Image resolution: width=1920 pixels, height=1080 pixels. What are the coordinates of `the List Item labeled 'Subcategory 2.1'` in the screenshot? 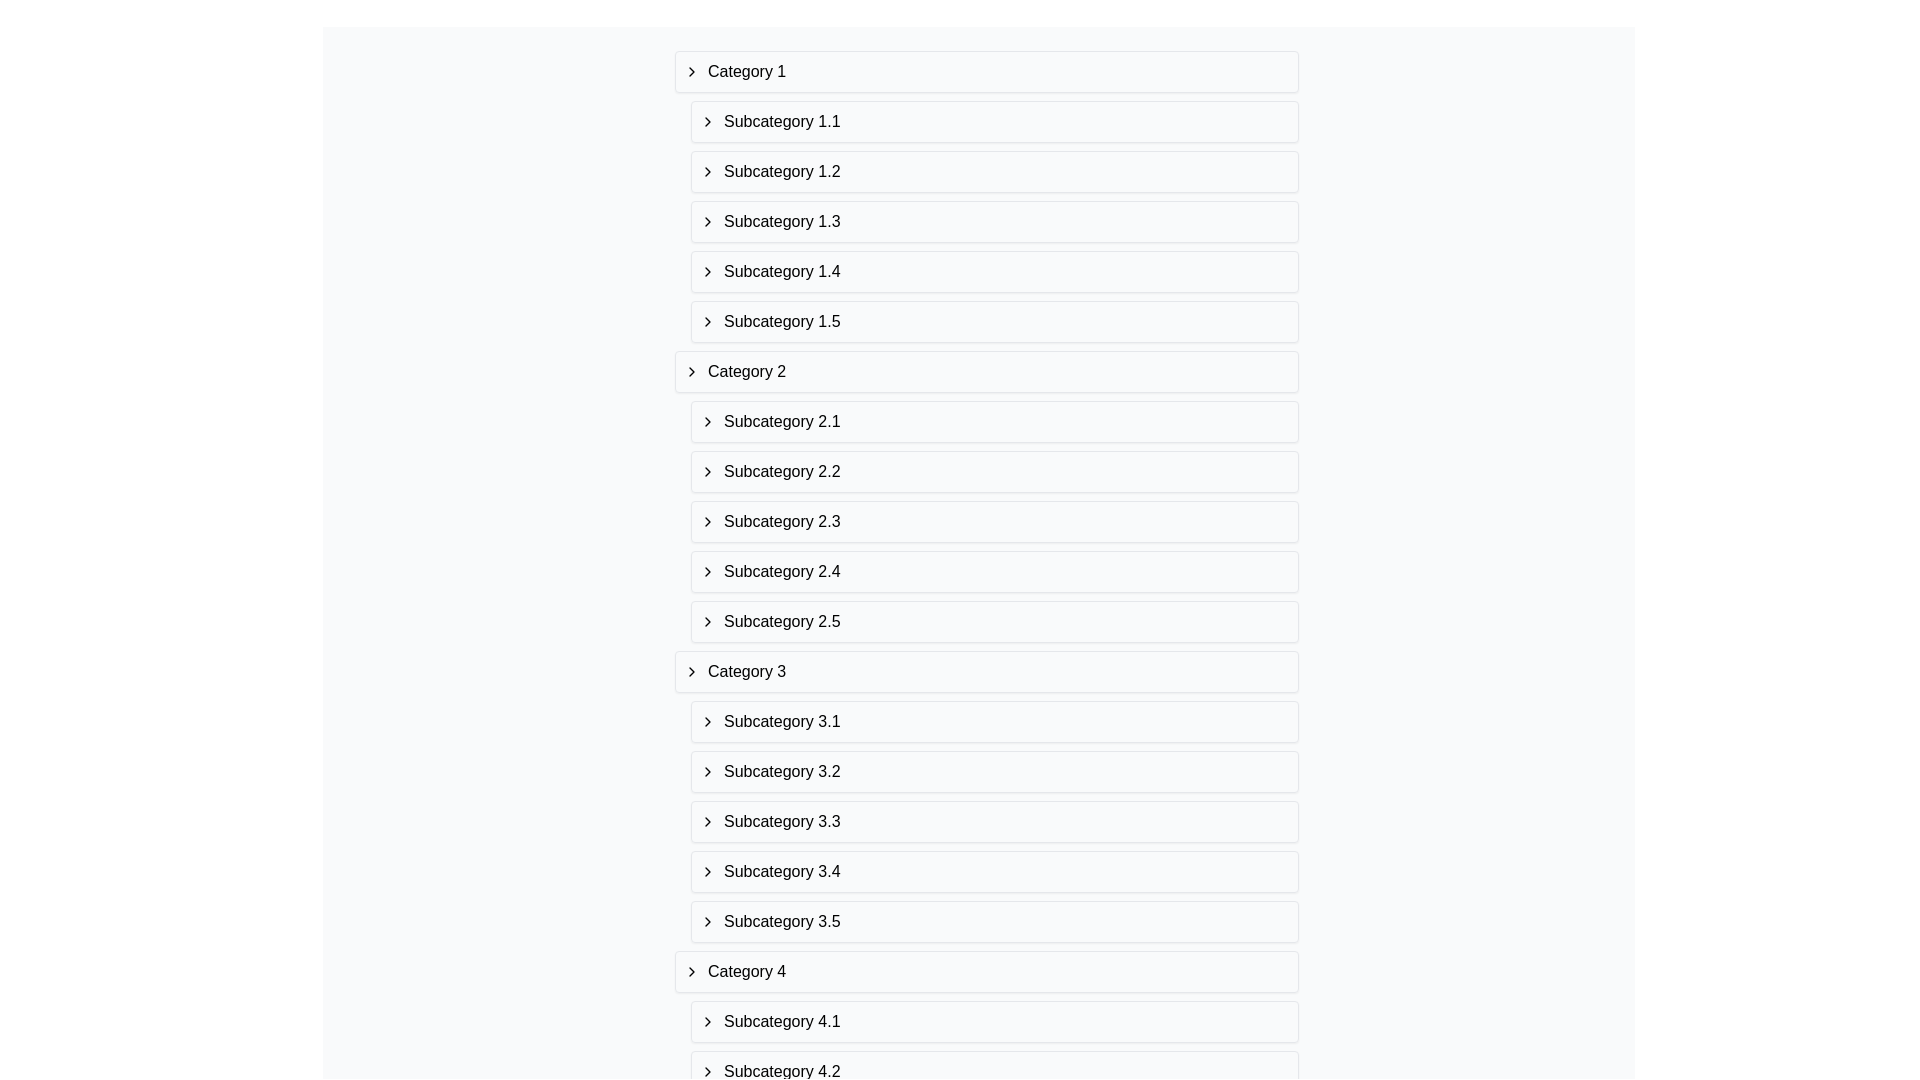 It's located at (994, 420).